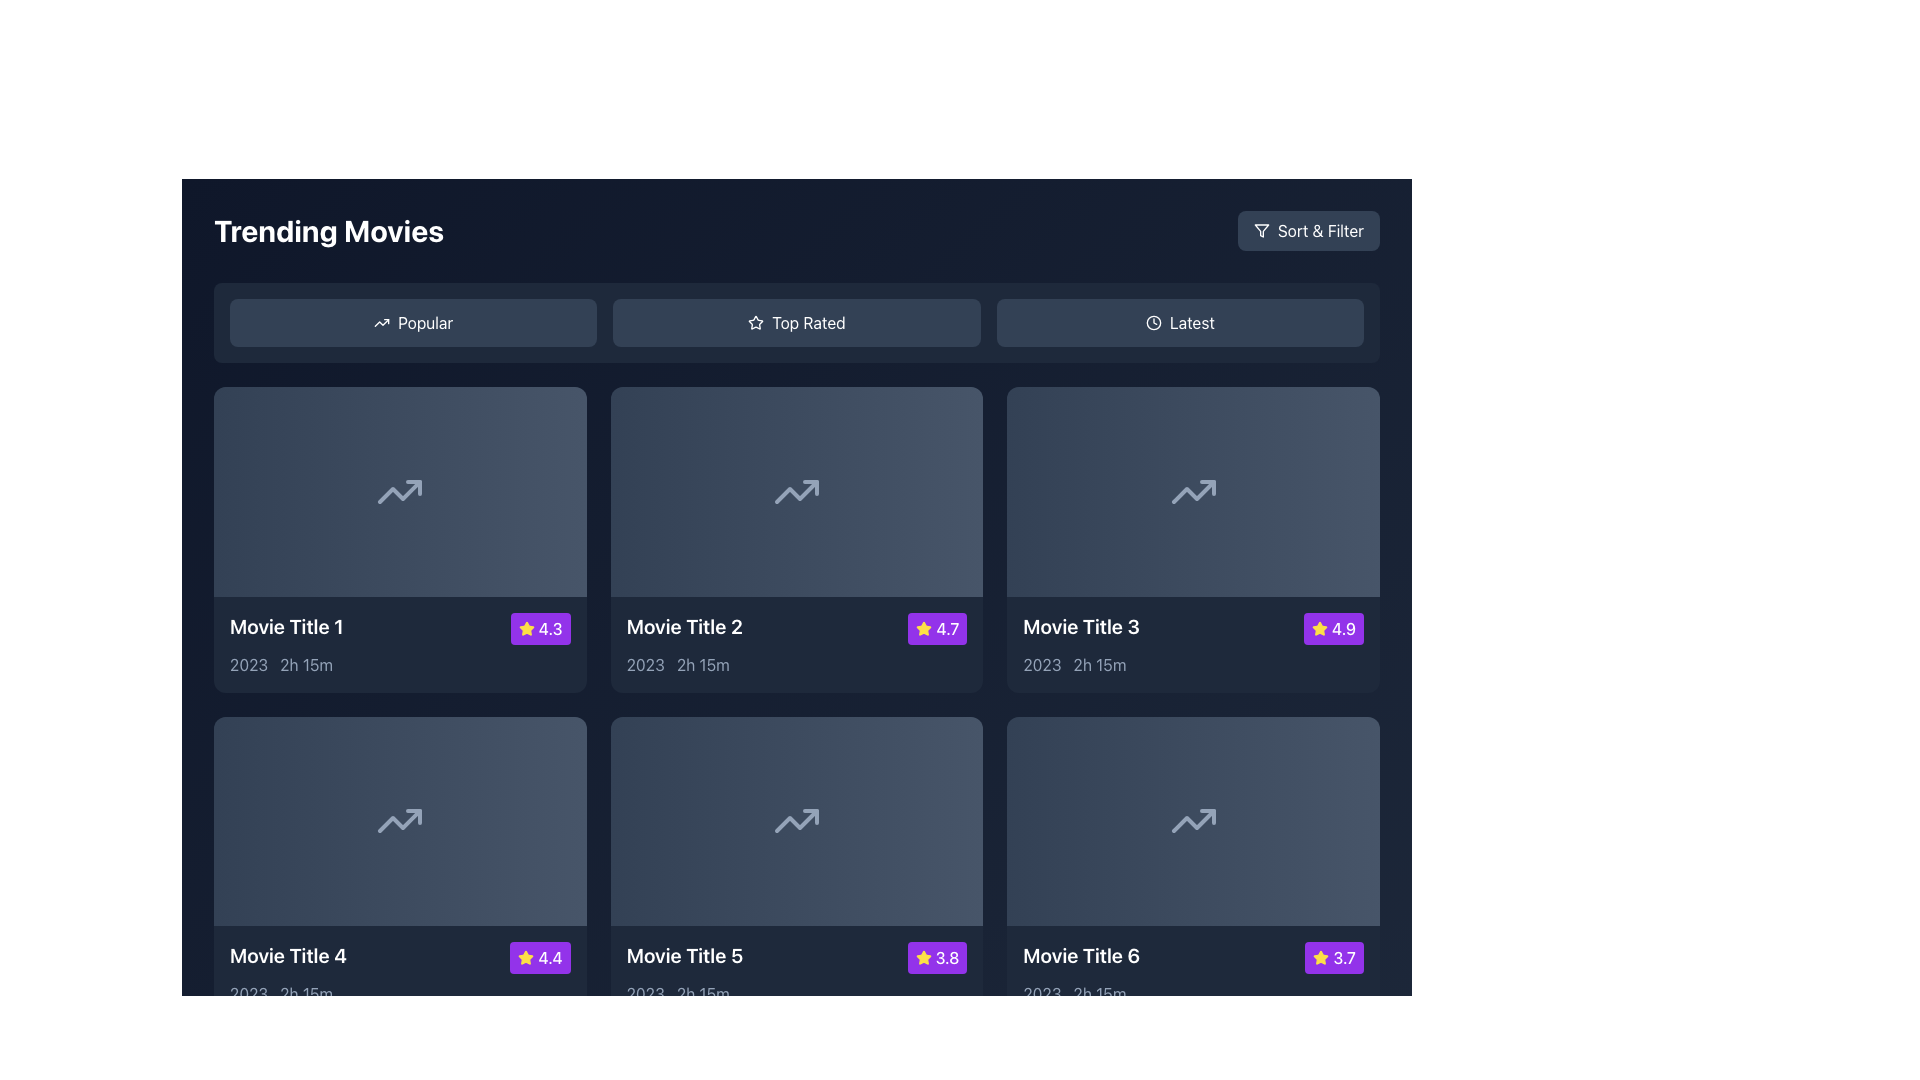 This screenshot has width=1920, height=1080. What do you see at coordinates (703, 994) in the screenshot?
I see `the Text label providing information about the duration of 'Movie Title 5', located below the title in the grid layout` at bounding box center [703, 994].